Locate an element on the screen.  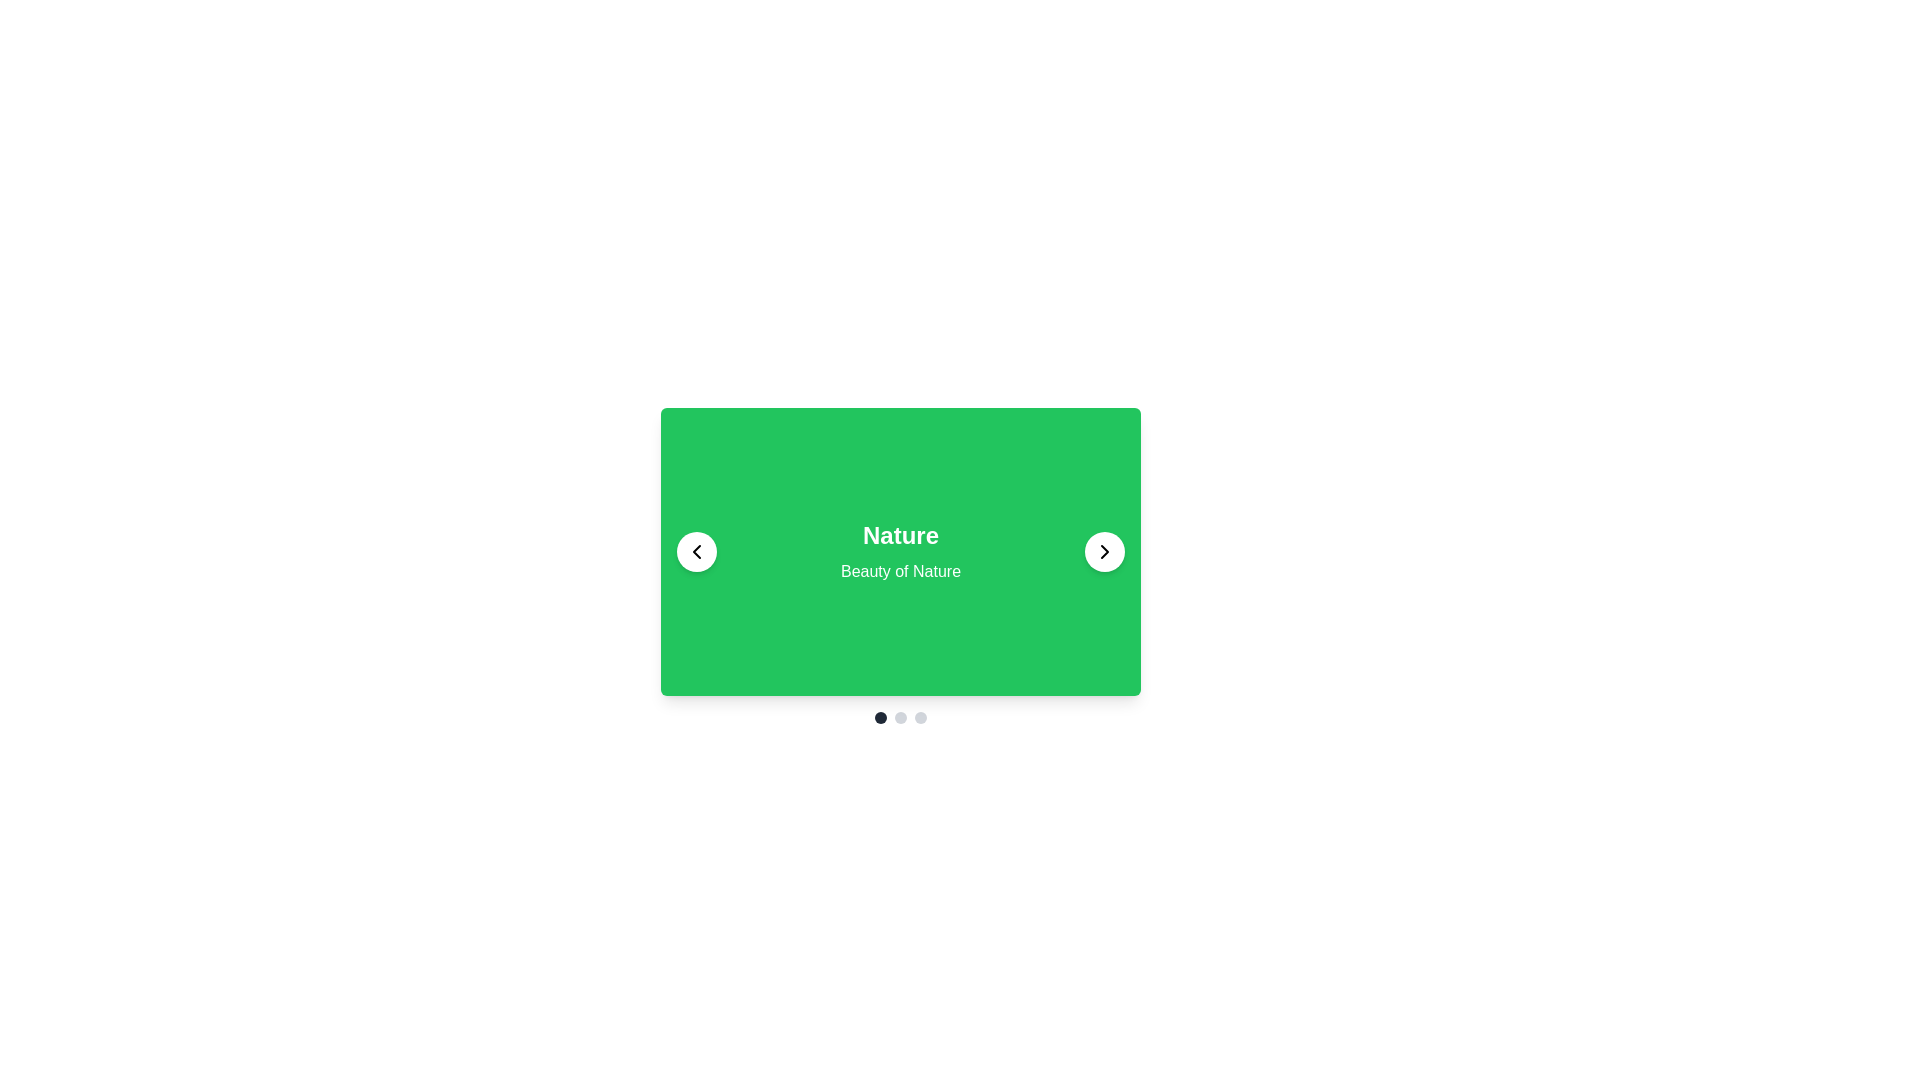
the third Carousel navigation dot, which is a circular control for navigating through a sequence, positioned to the far right among three similar dots below a green rectangle is located at coordinates (920, 716).